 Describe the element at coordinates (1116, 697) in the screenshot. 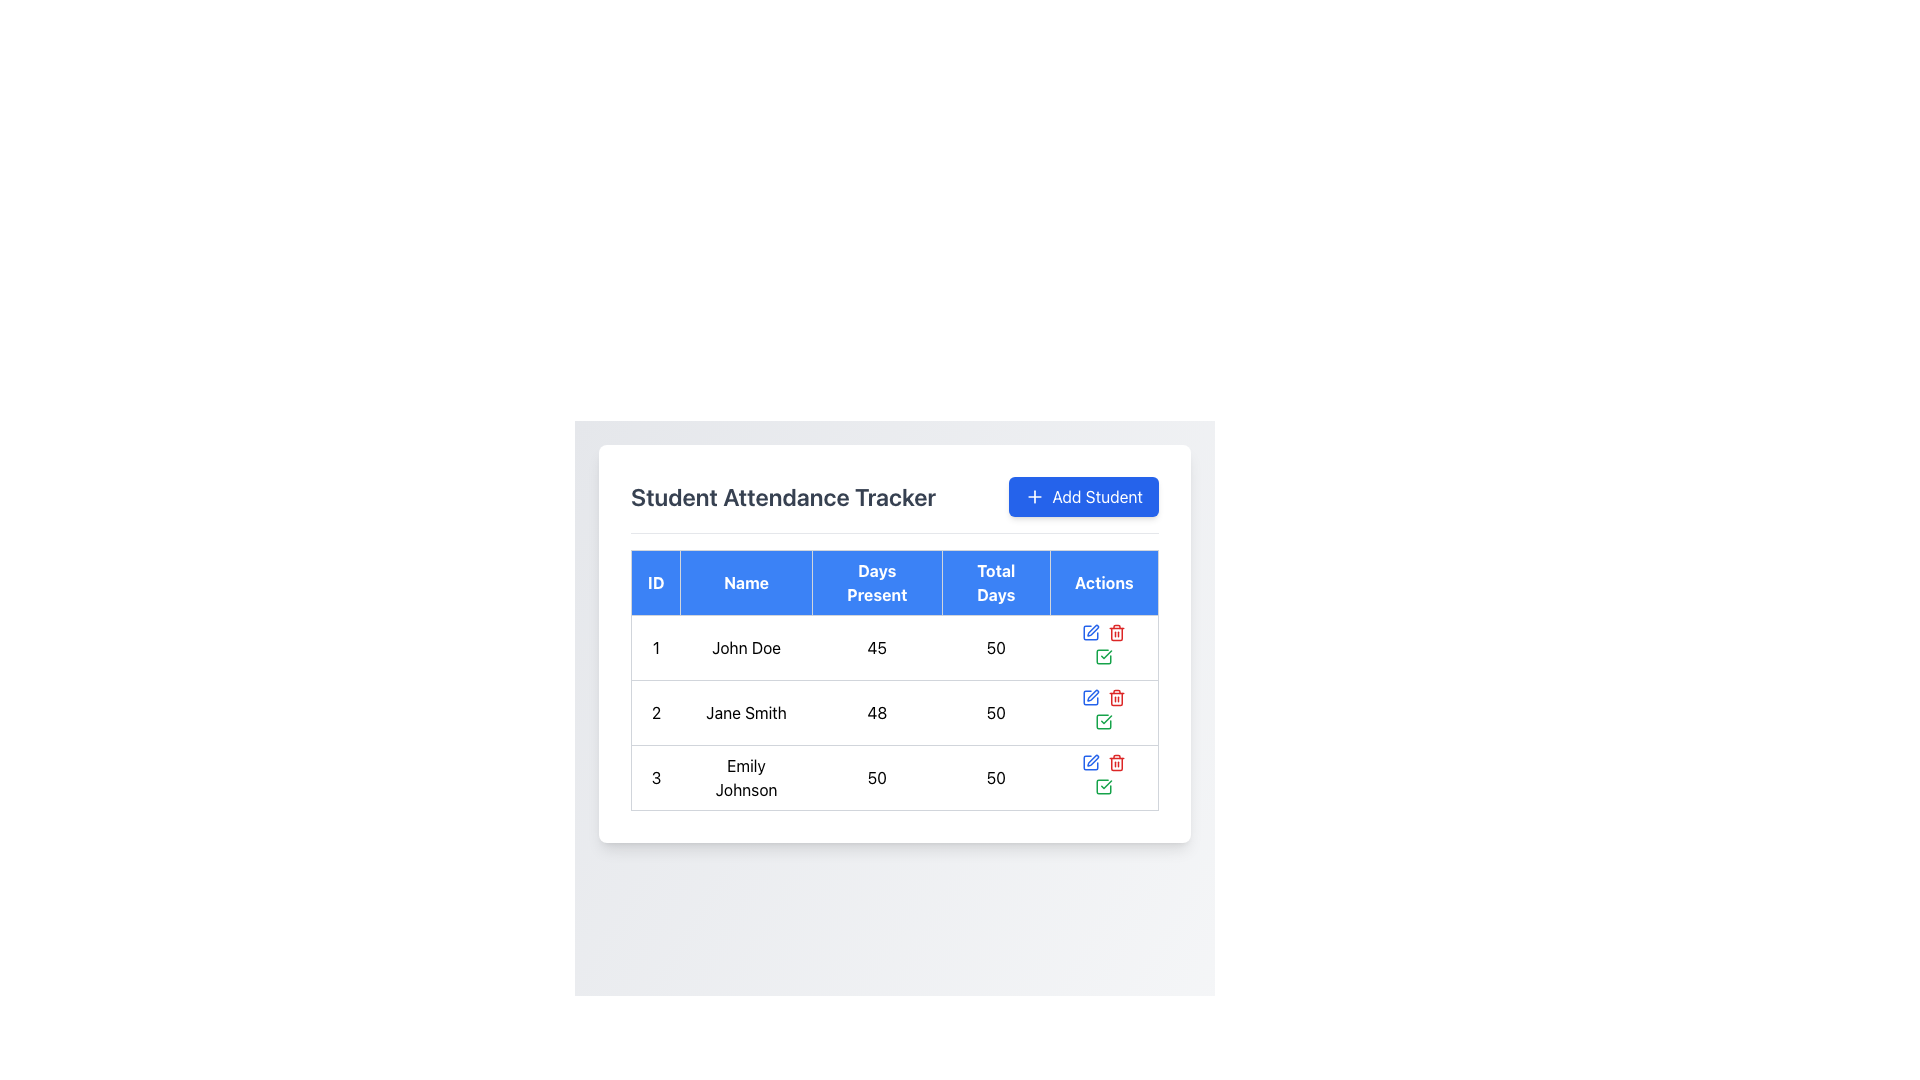

I see `the delete button located in the actions column of the second row, which is positioned between the blue edit icon and the green checkmark icon` at that location.